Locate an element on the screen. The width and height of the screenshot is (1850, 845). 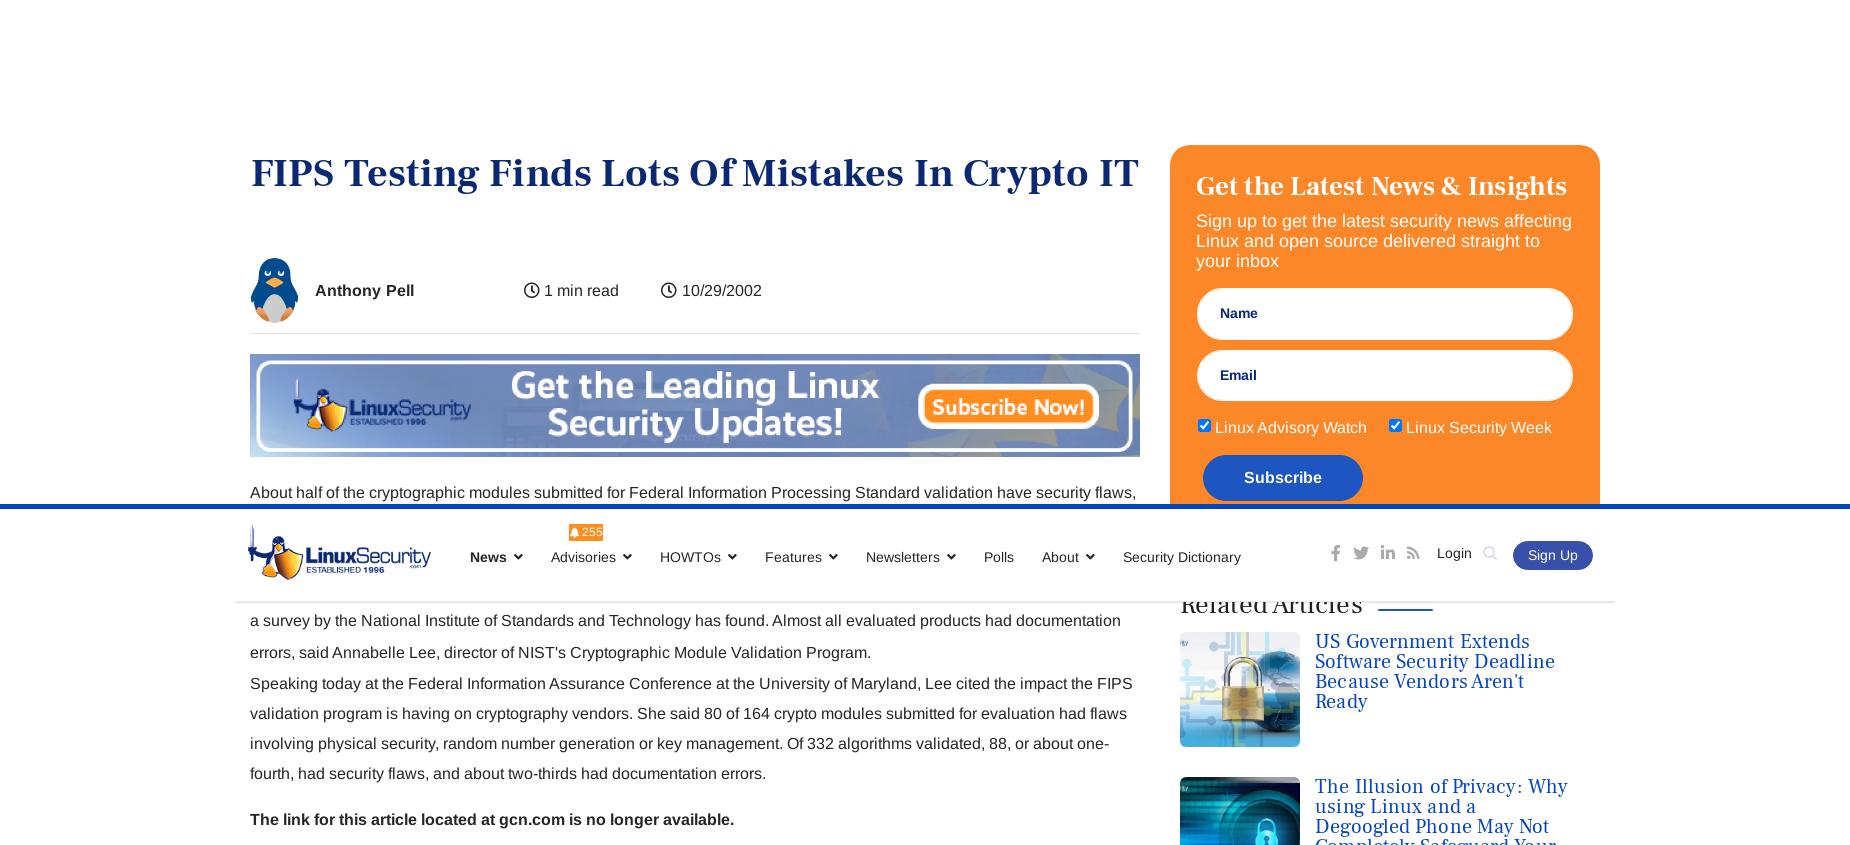
'Related Articles' is located at coordinates (1269, 100).